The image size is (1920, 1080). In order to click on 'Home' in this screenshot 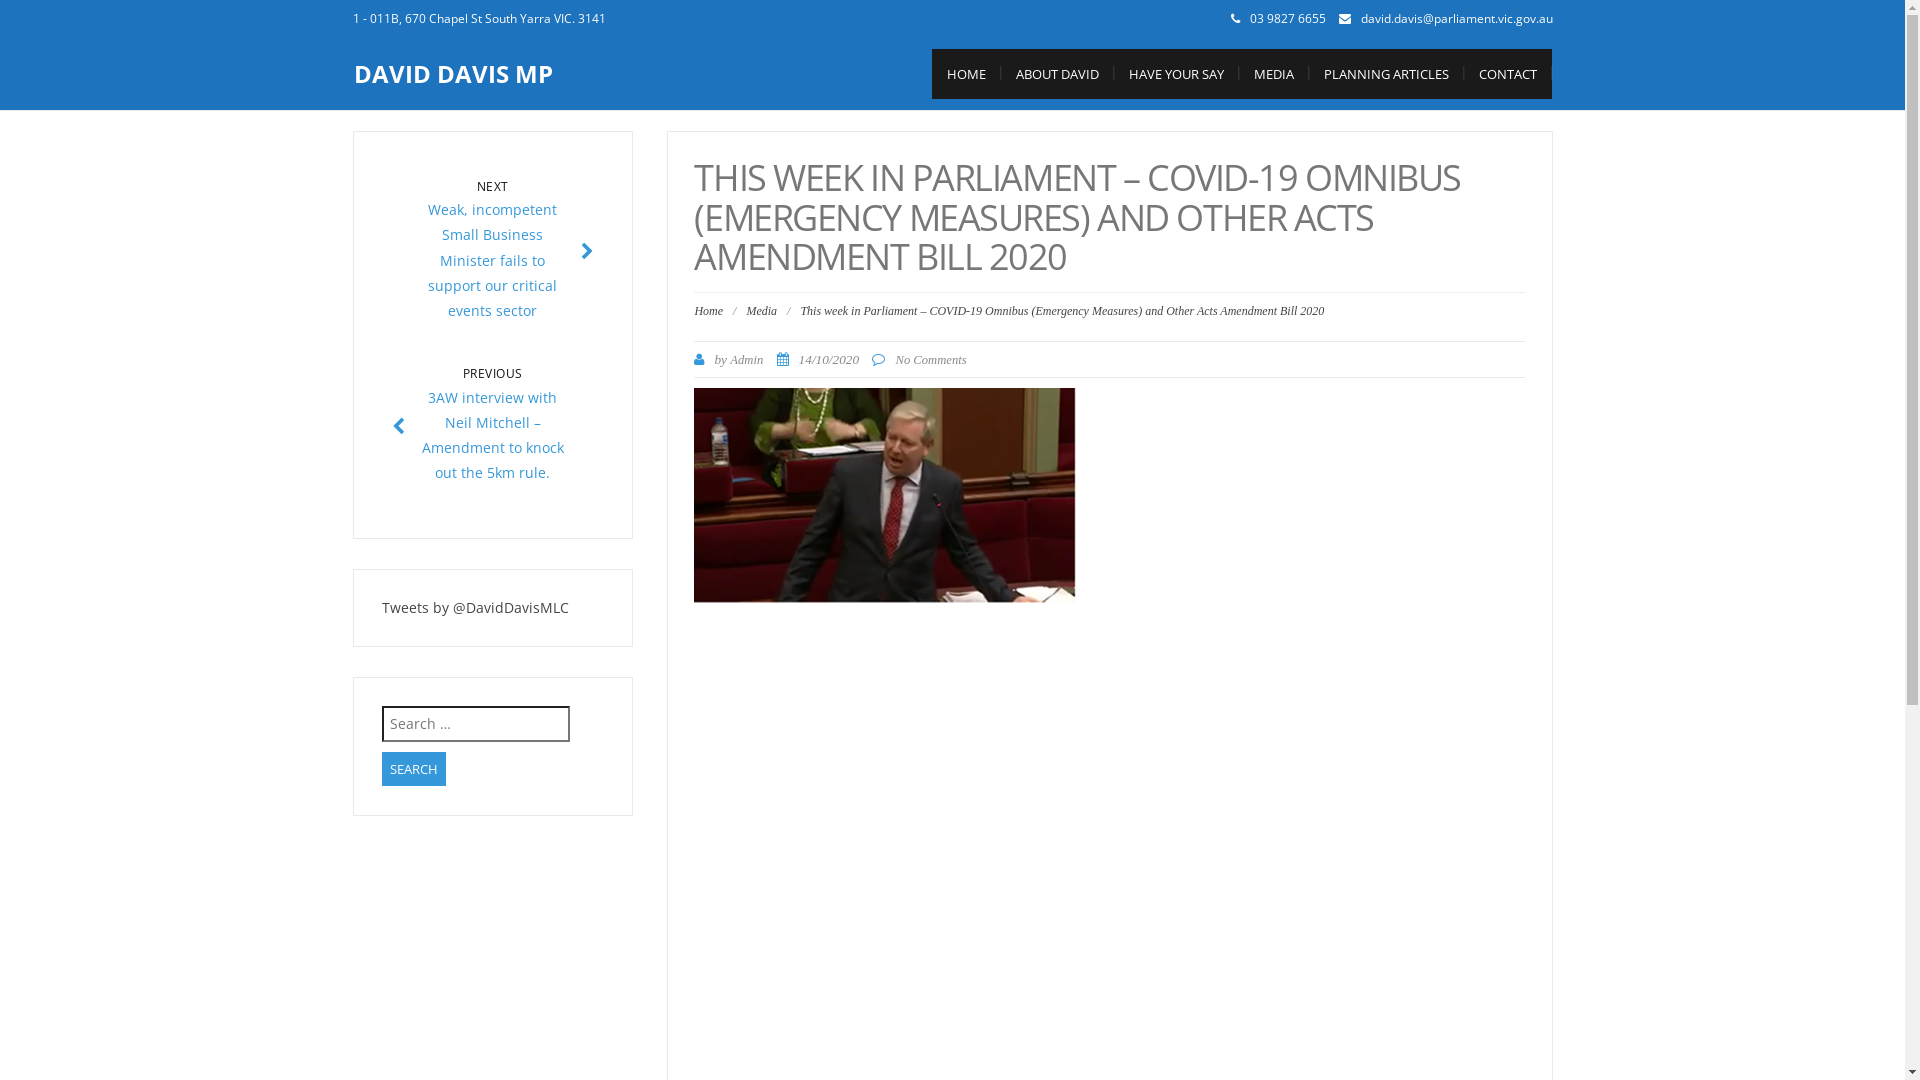, I will do `click(694, 311)`.